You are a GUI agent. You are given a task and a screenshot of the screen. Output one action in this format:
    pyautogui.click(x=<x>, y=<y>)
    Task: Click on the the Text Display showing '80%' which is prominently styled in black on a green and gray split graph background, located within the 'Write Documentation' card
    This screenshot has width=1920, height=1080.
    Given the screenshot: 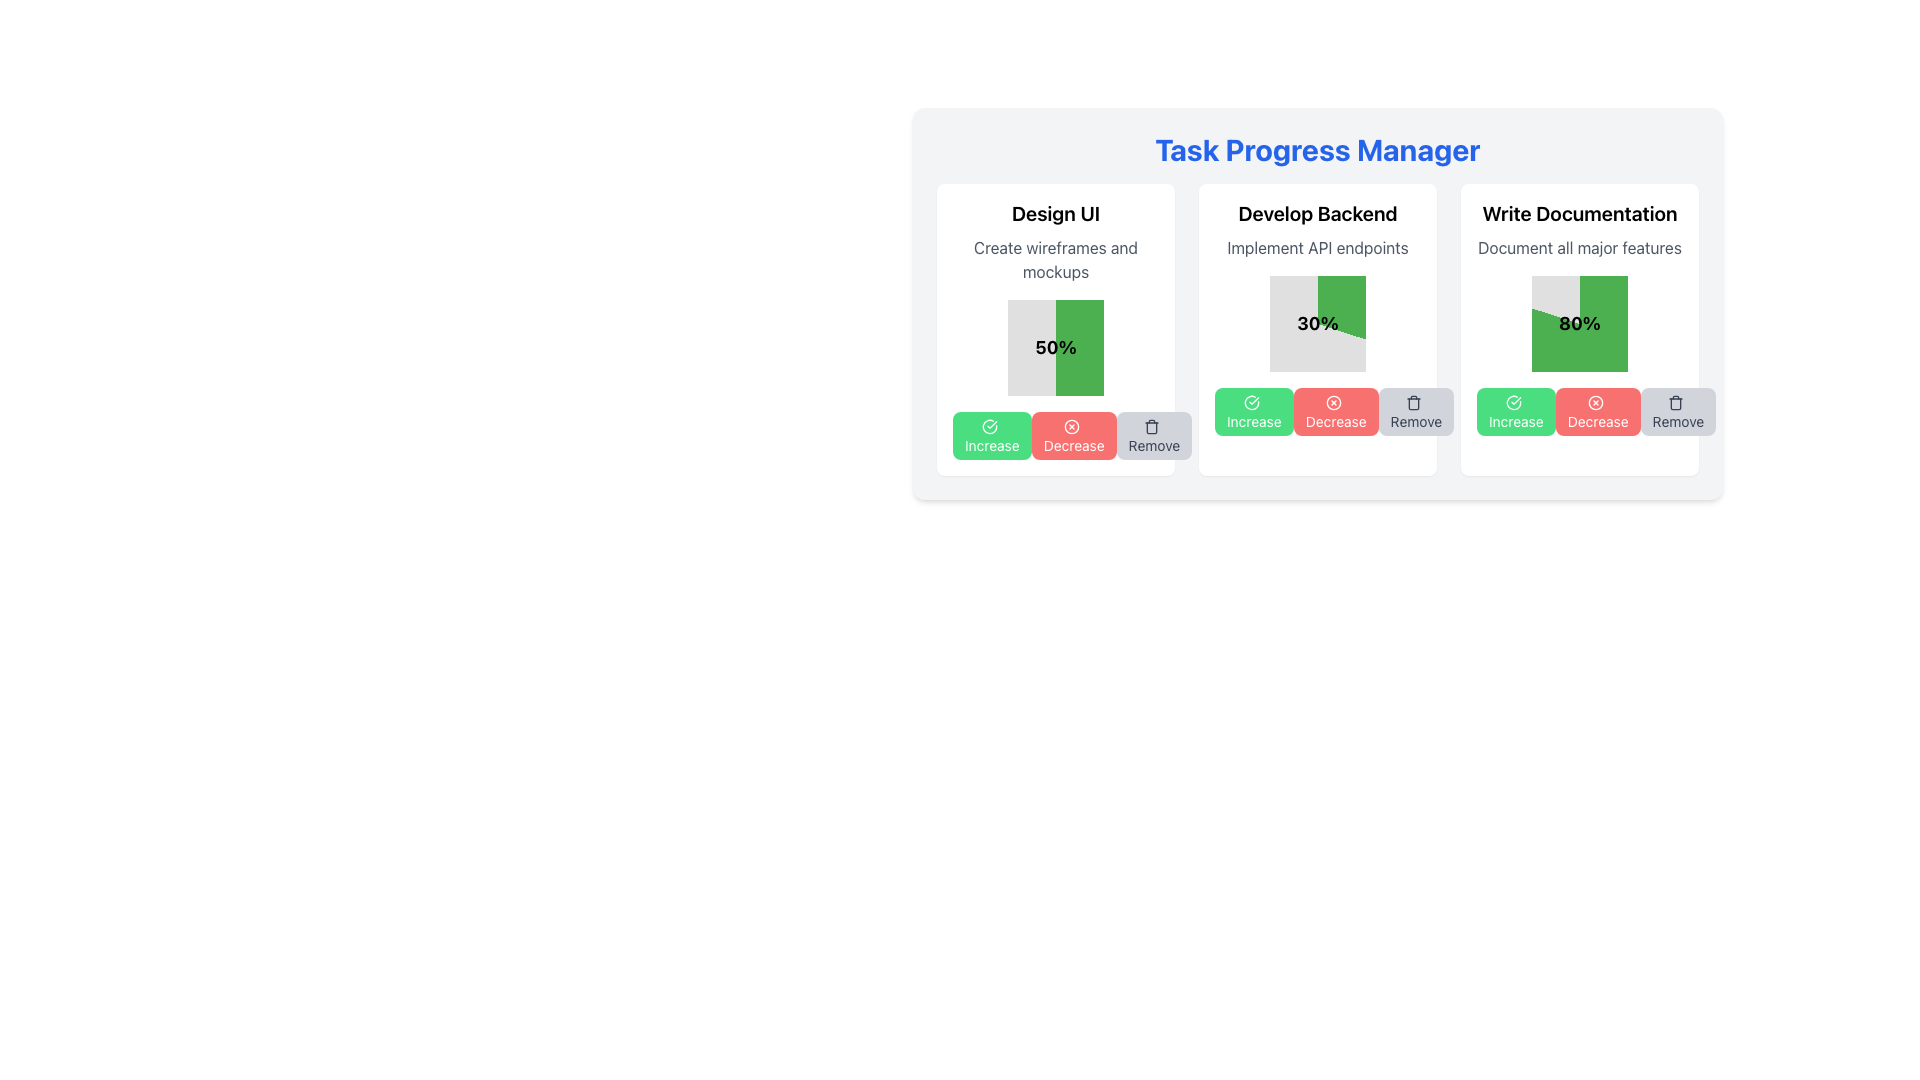 What is the action you would take?
    pyautogui.click(x=1578, y=323)
    